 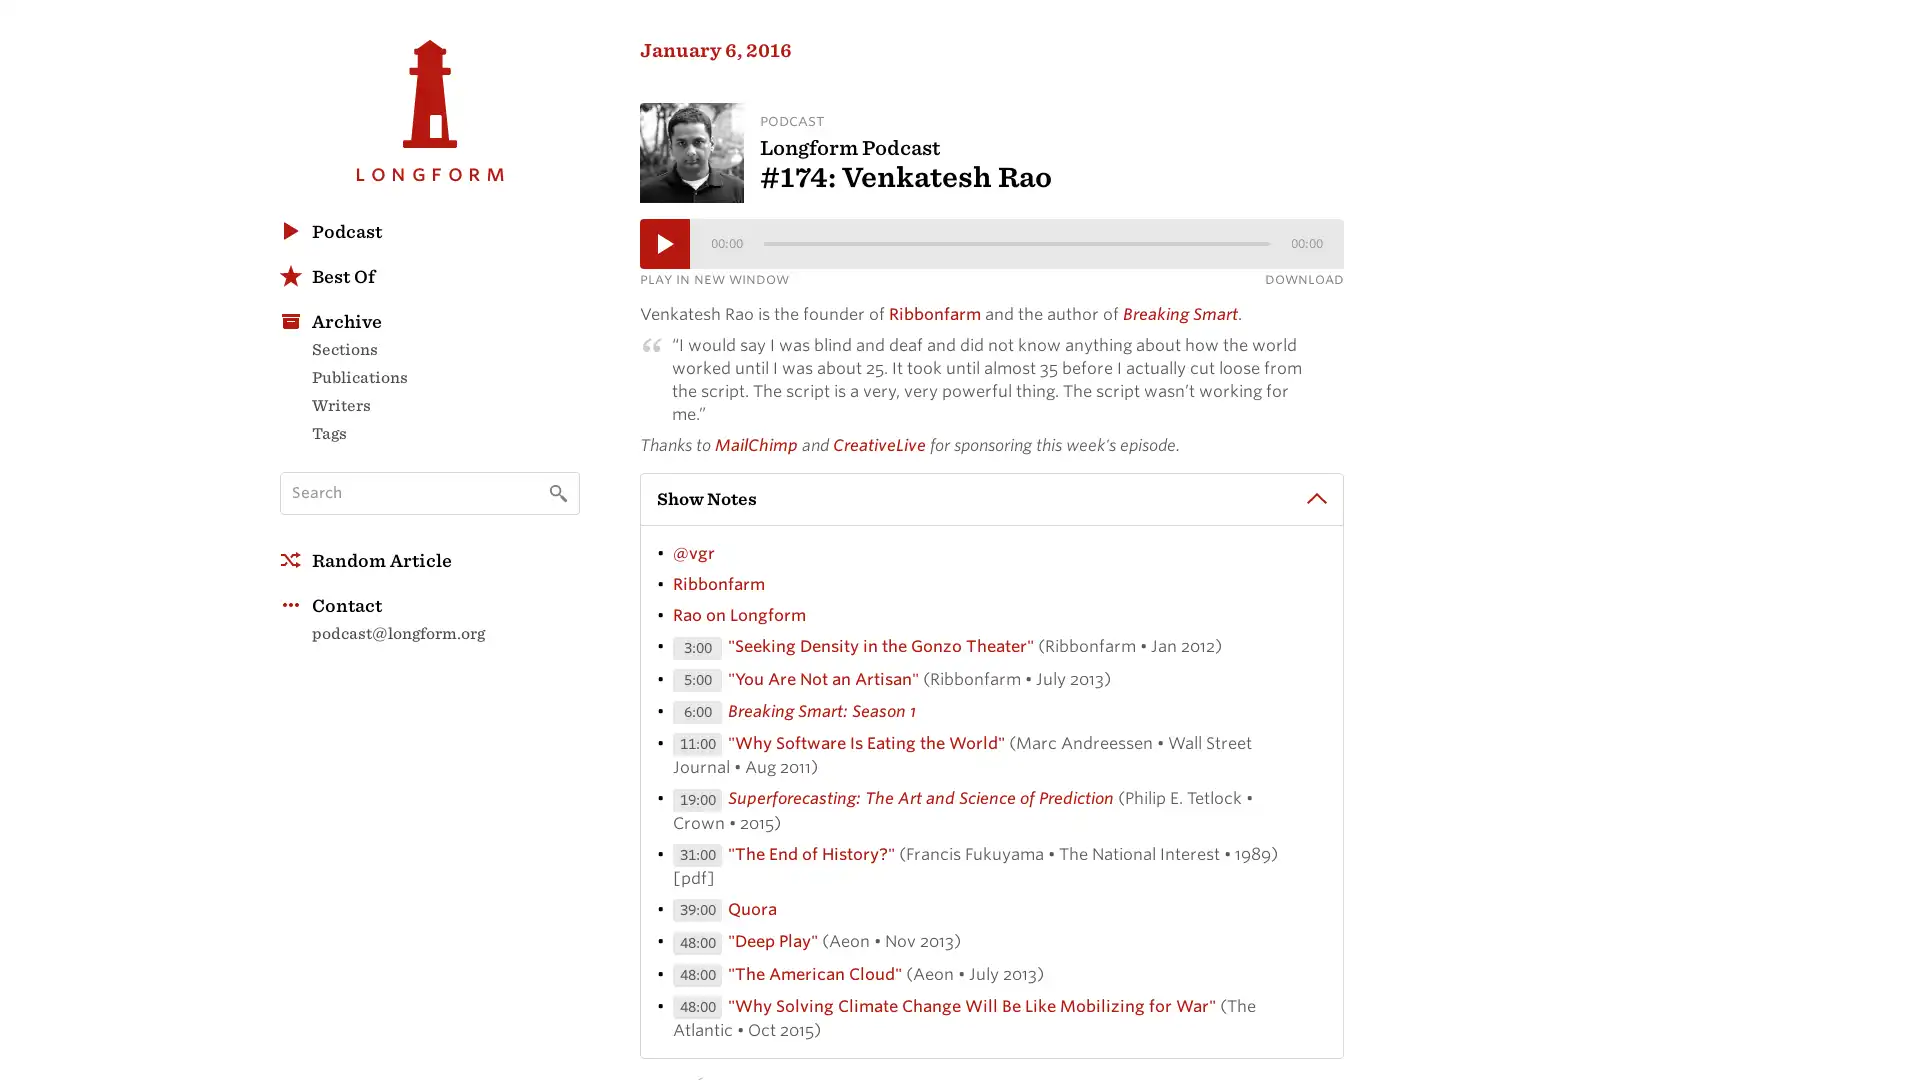 What do you see at coordinates (665, 246) in the screenshot?
I see `Play` at bounding box center [665, 246].